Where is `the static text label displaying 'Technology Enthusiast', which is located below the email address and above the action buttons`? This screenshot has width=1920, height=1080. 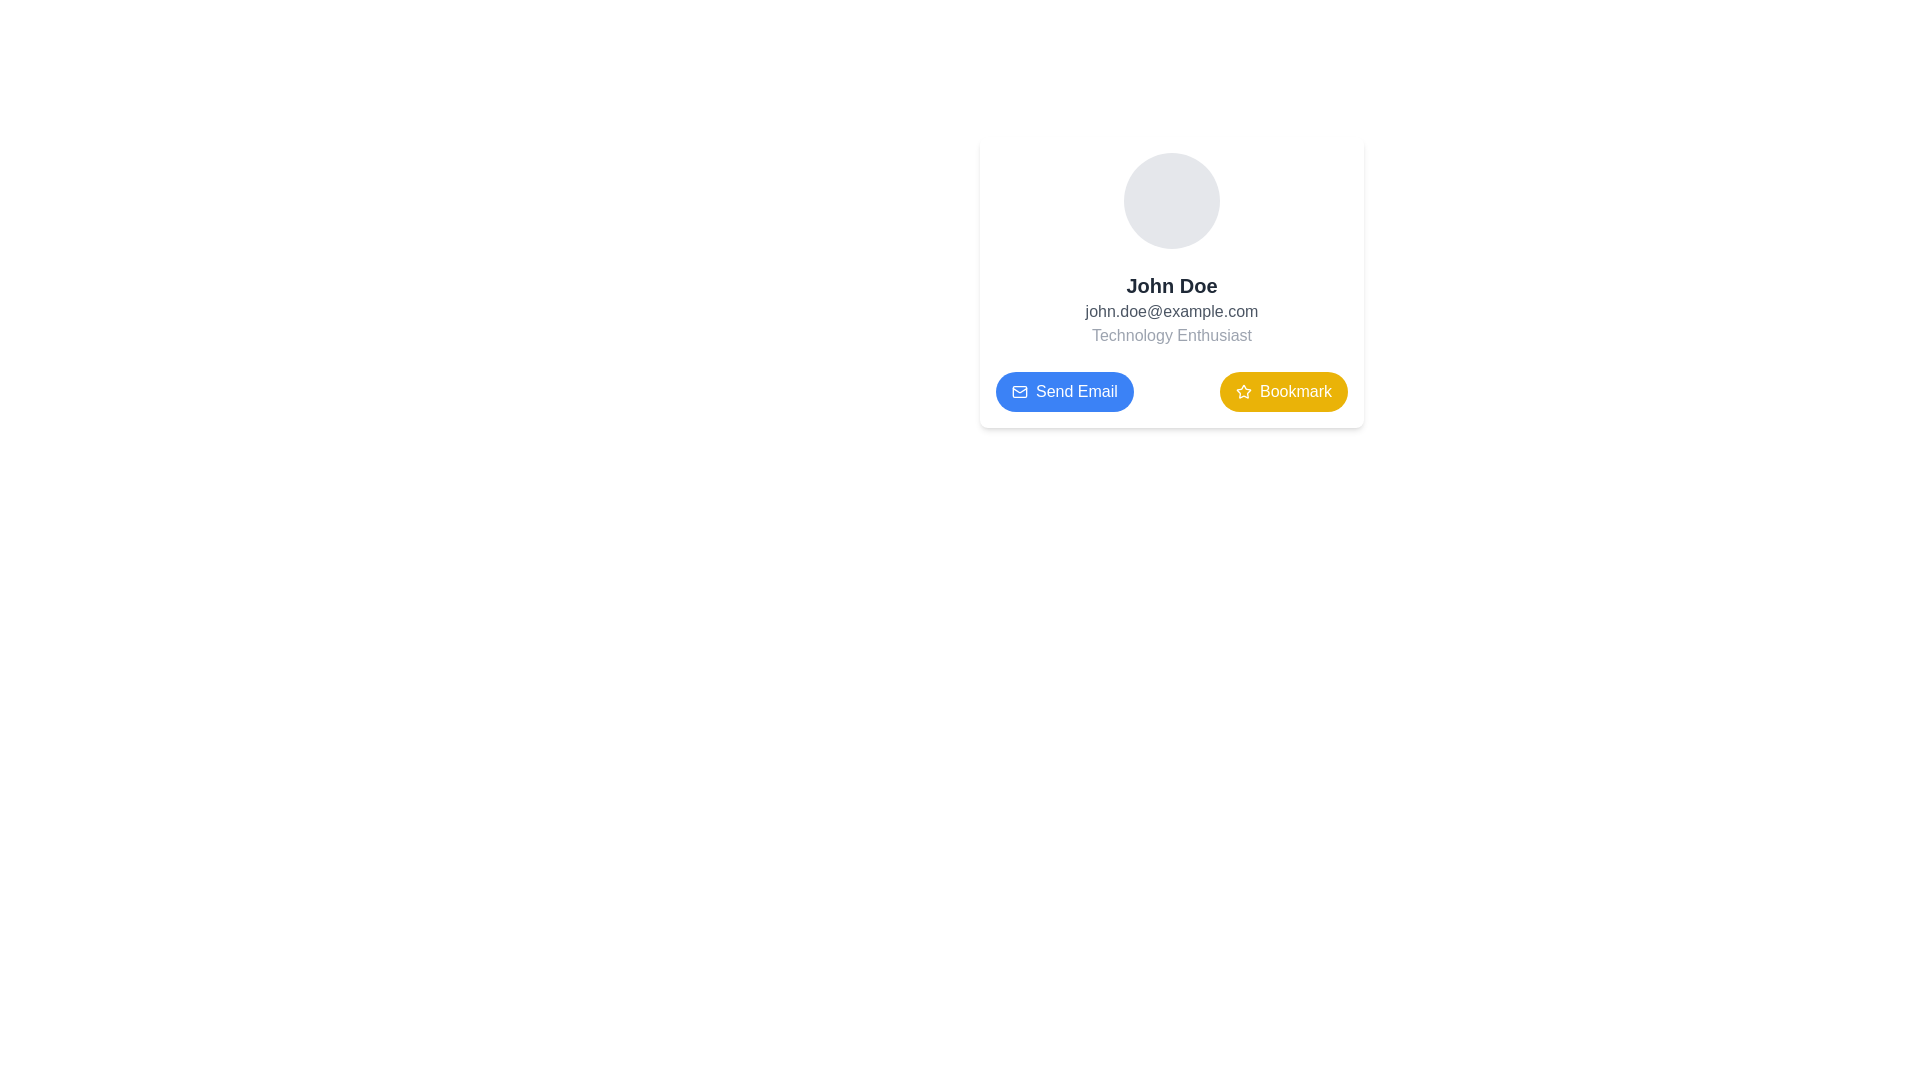 the static text label displaying 'Technology Enthusiast', which is located below the email address and above the action buttons is located at coordinates (1171, 334).